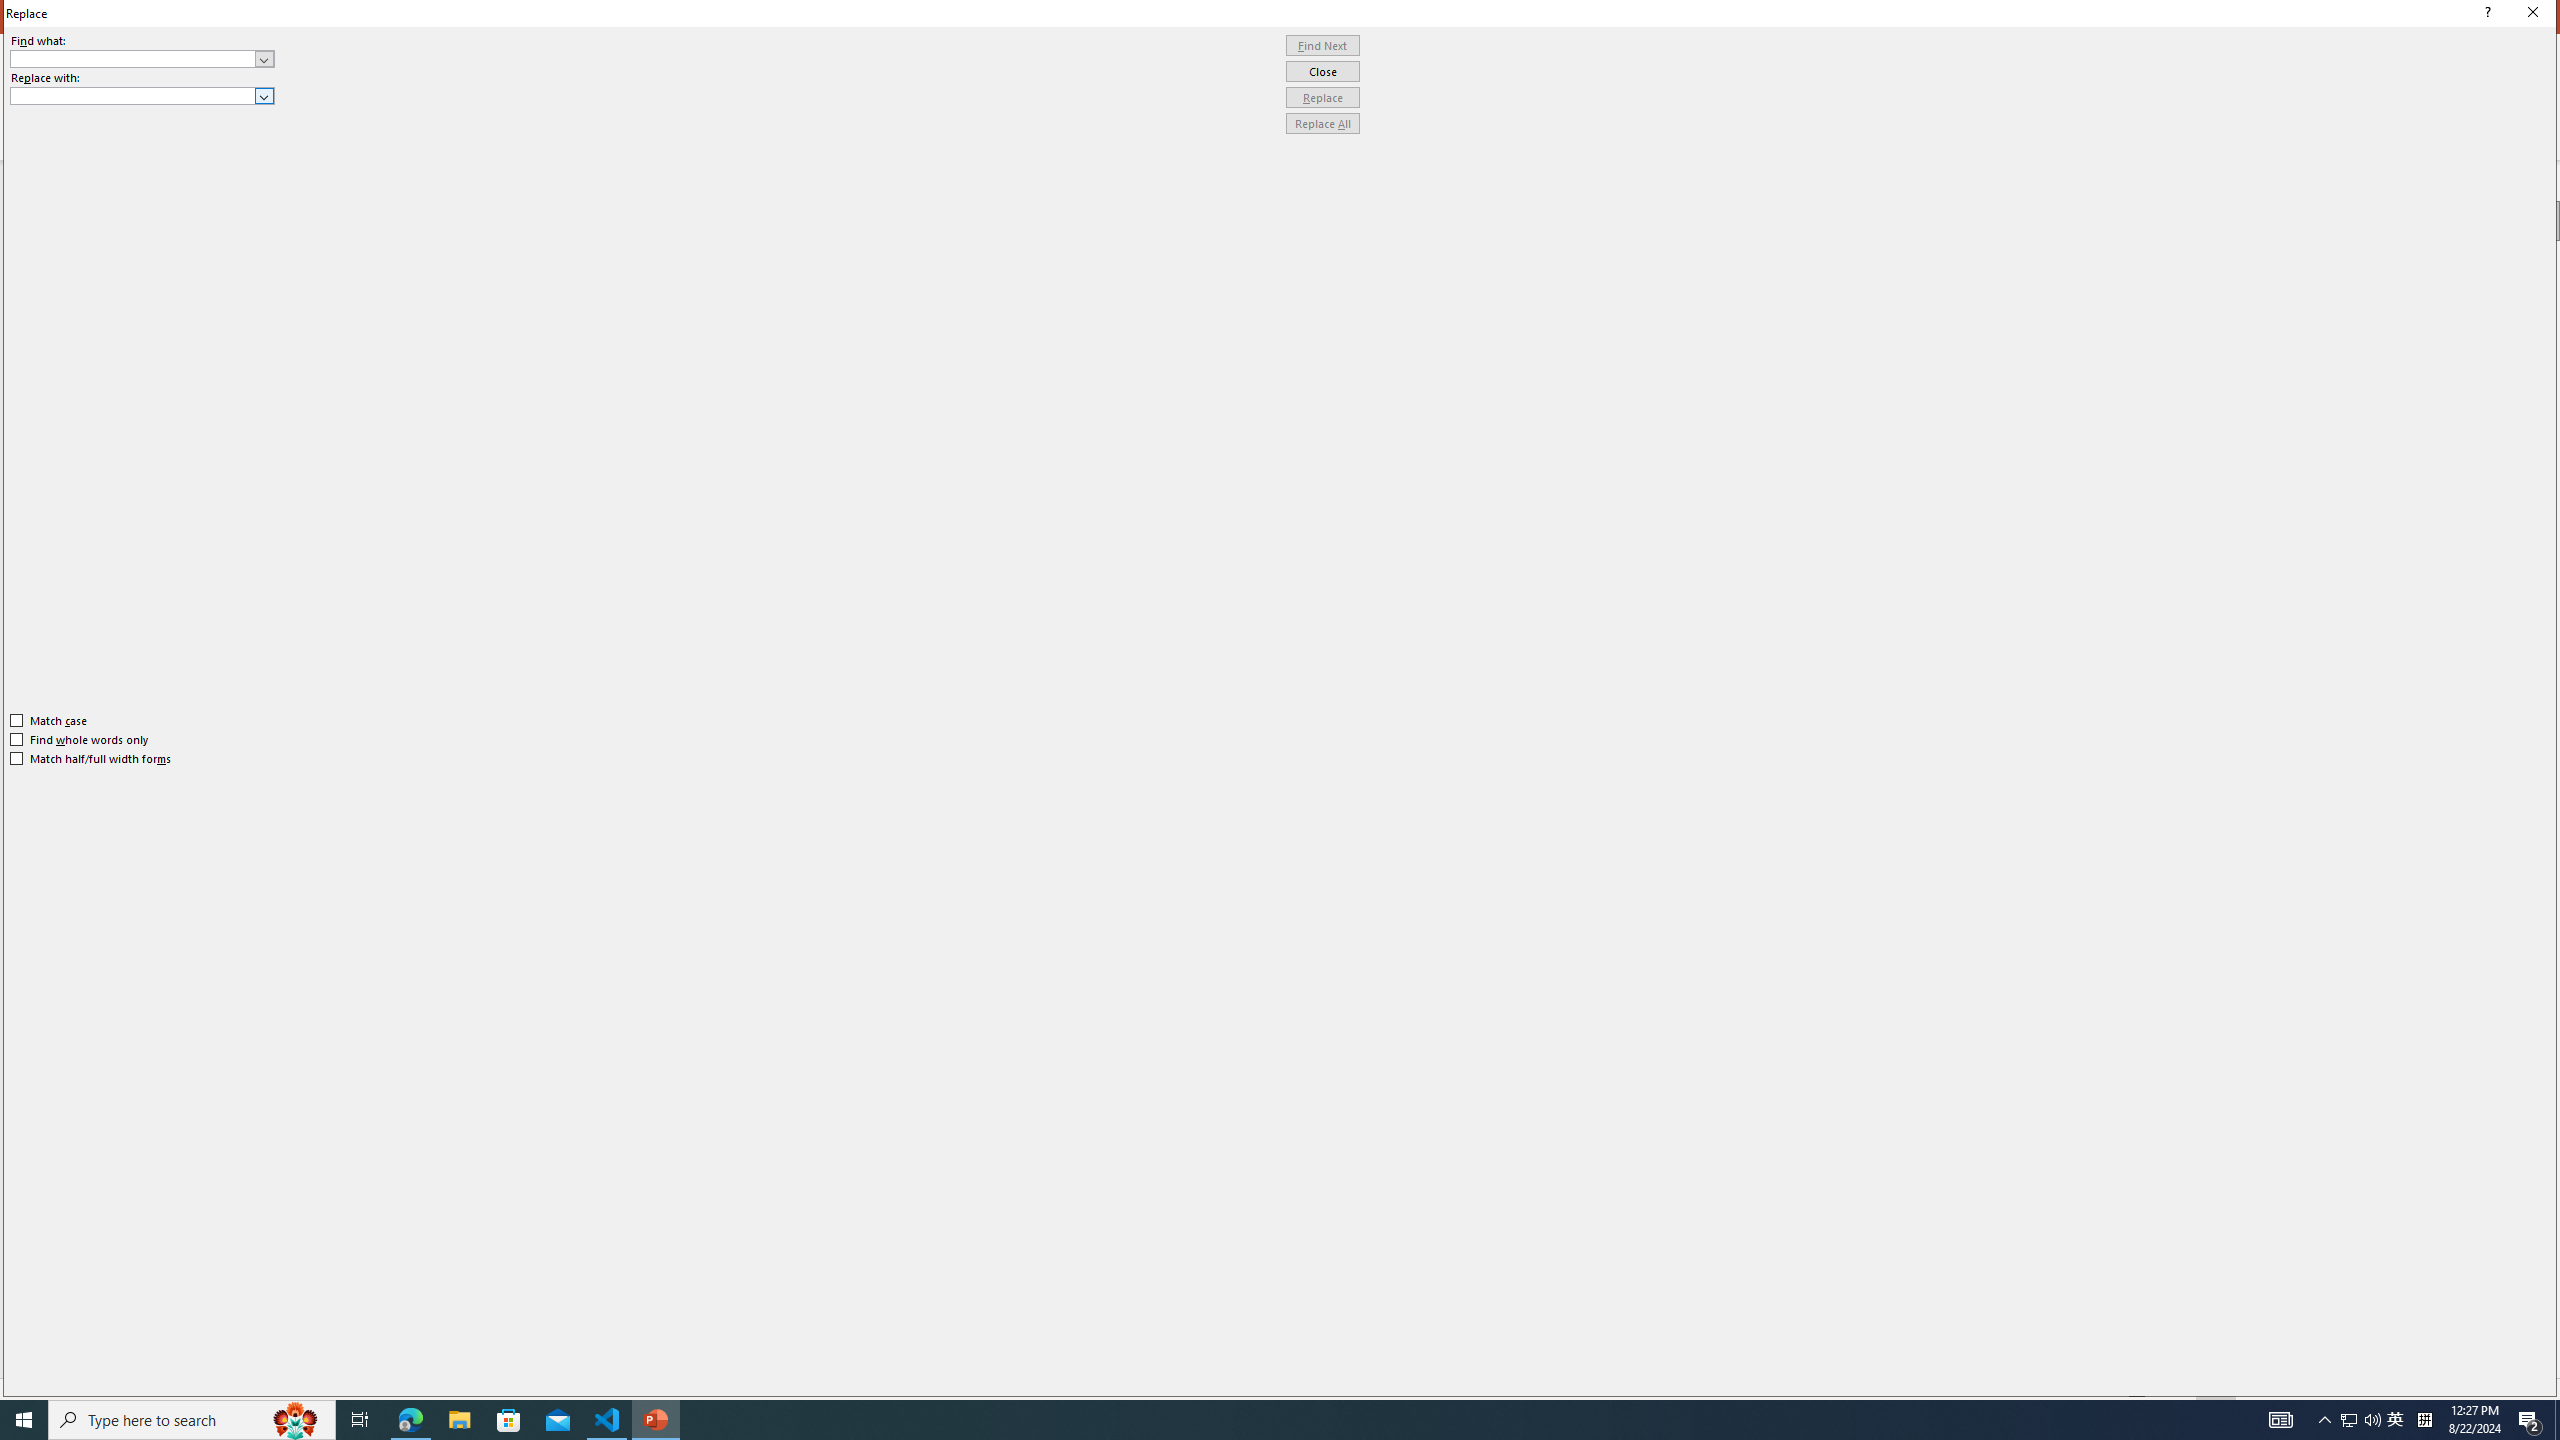 The width and height of the screenshot is (2560, 1440). What do you see at coordinates (142, 95) in the screenshot?
I see `'Replace with'` at bounding box center [142, 95].